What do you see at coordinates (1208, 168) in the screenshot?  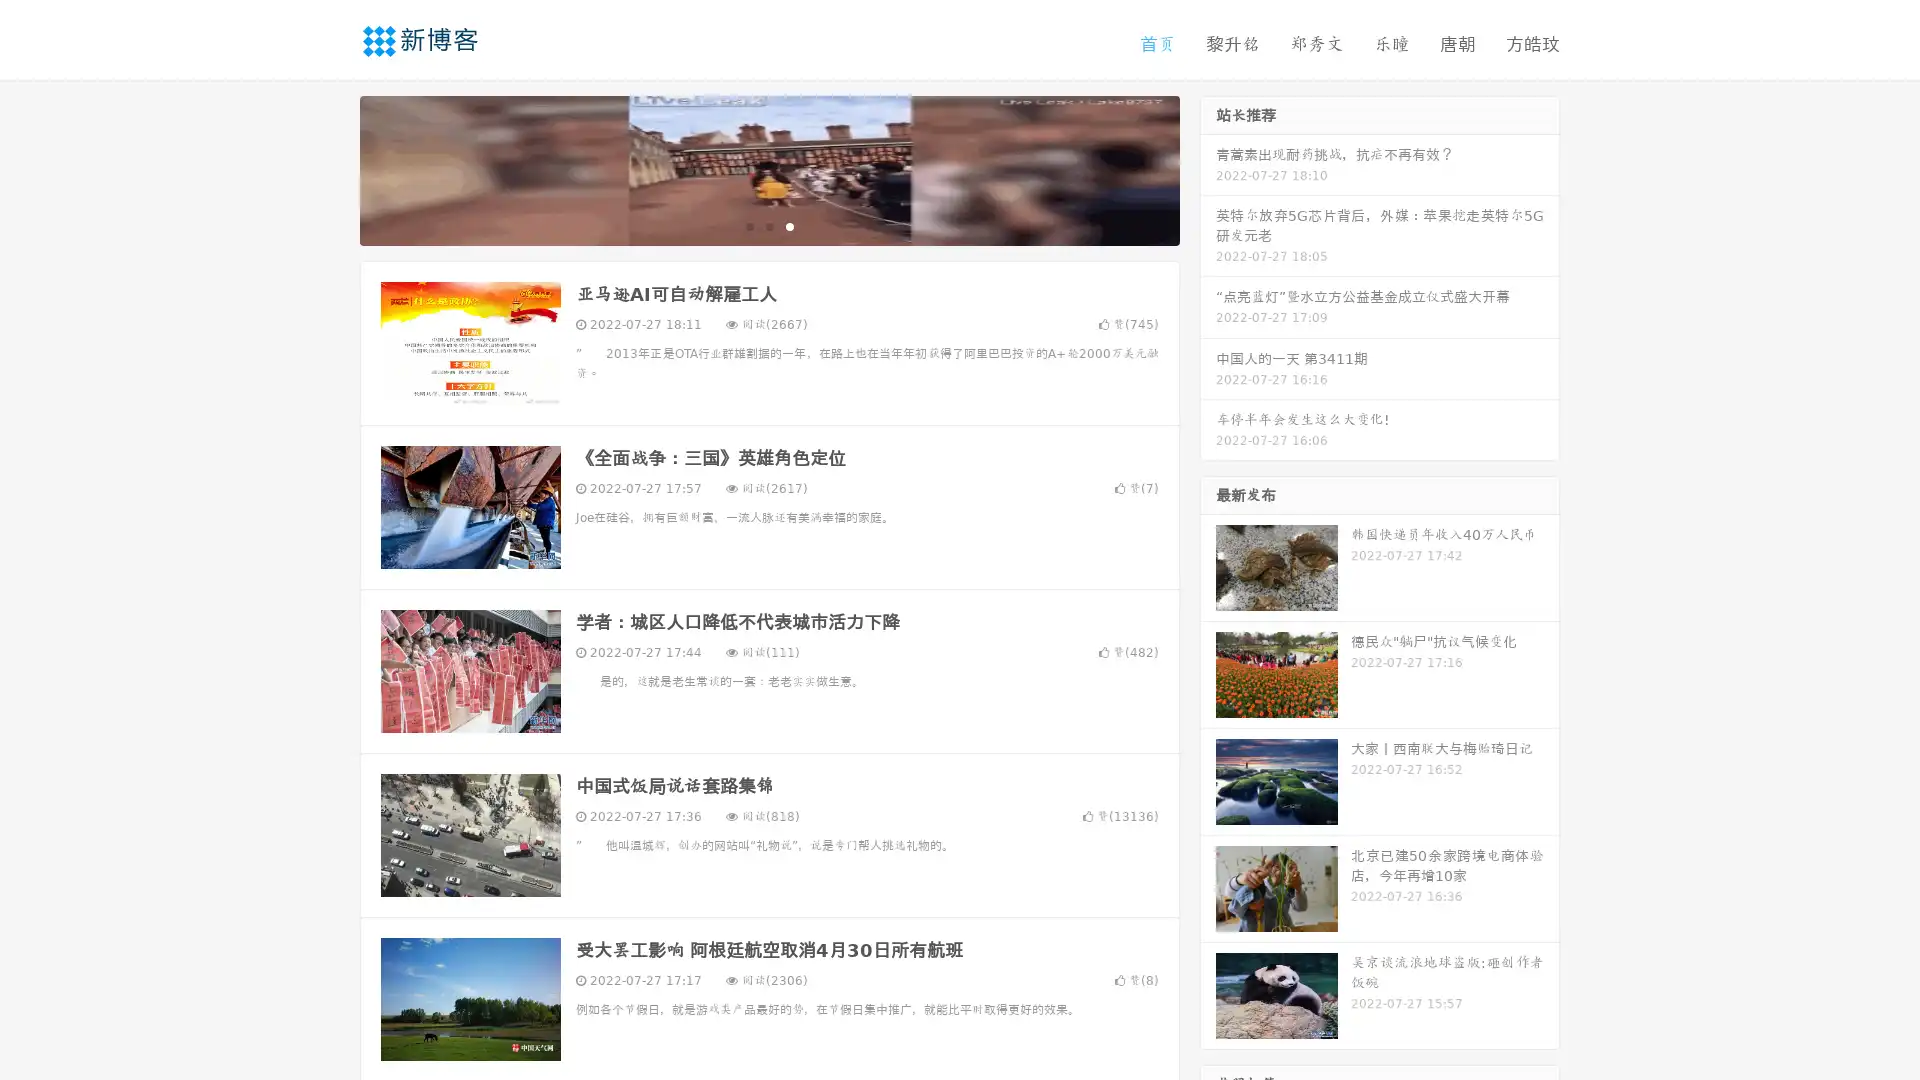 I see `Next slide` at bounding box center [1208, 168].